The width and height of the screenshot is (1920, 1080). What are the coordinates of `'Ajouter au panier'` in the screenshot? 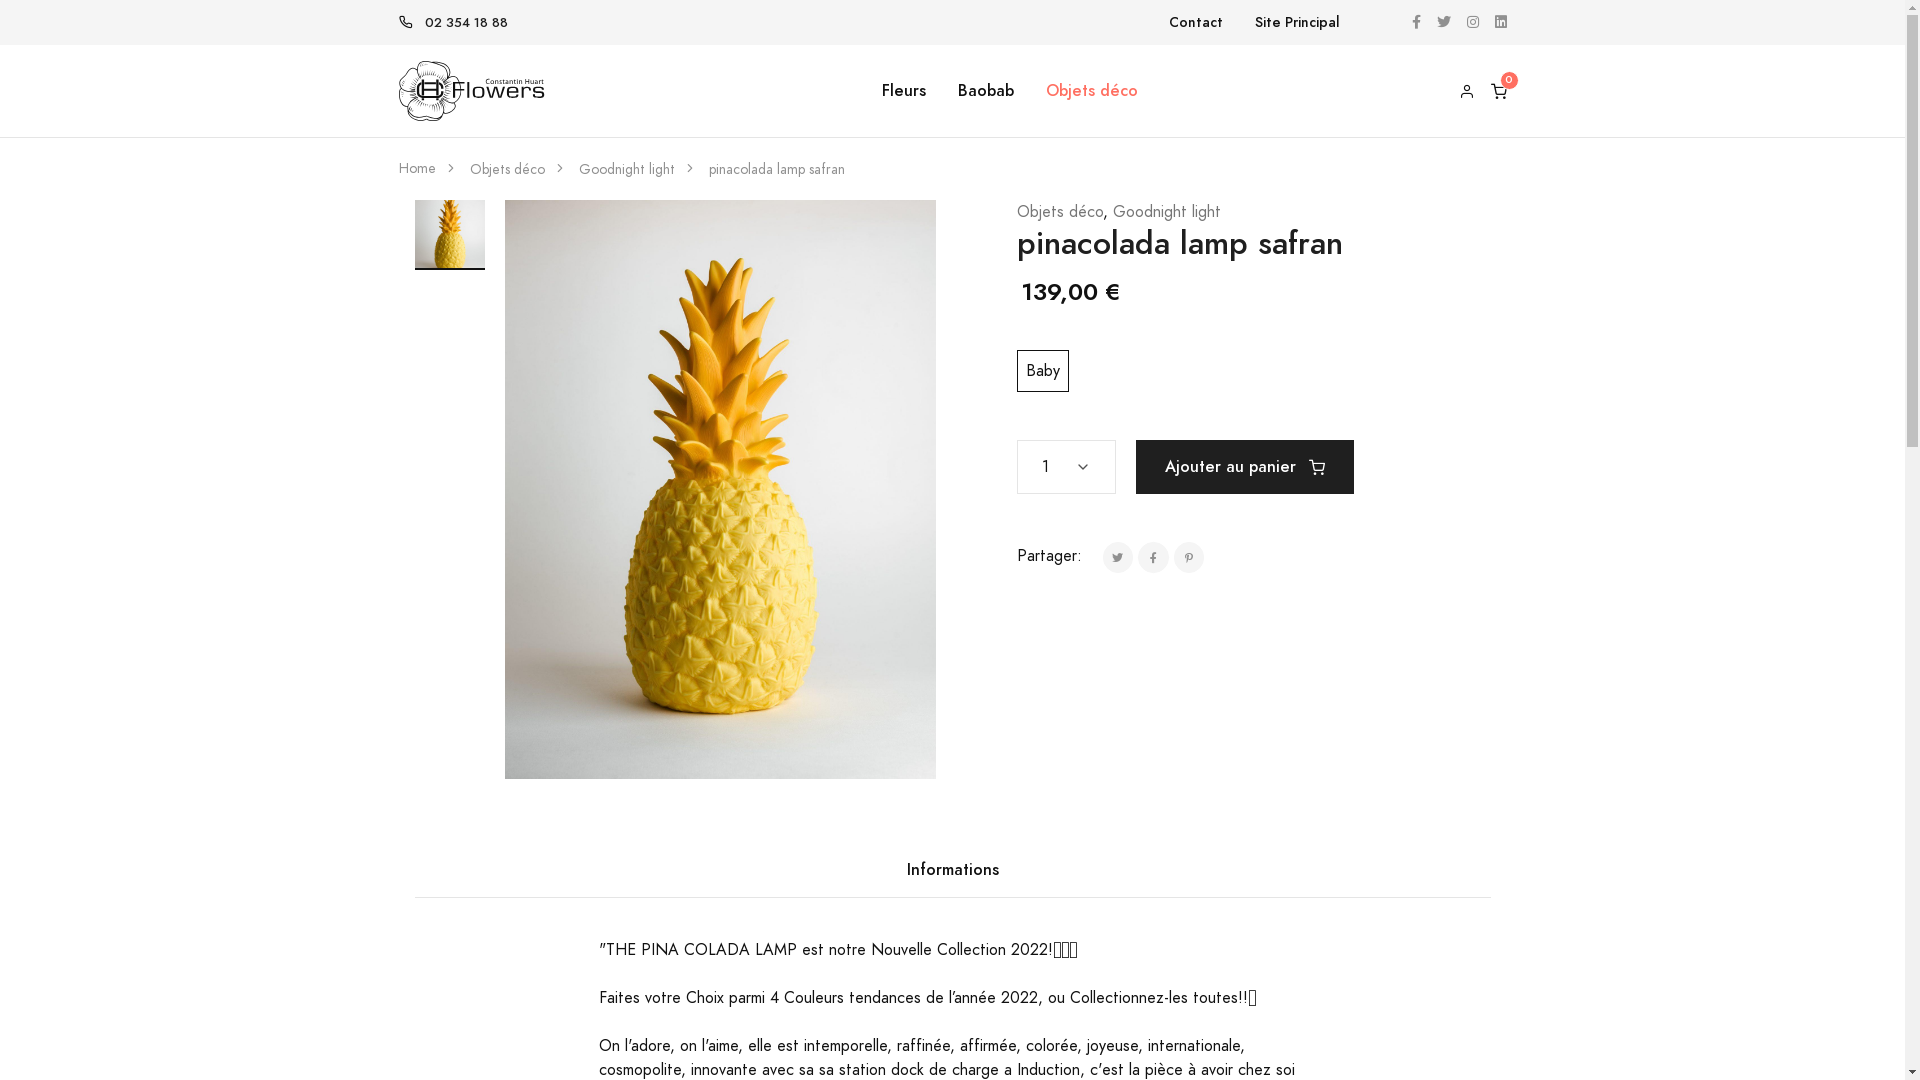 It's located at (1243, 466).